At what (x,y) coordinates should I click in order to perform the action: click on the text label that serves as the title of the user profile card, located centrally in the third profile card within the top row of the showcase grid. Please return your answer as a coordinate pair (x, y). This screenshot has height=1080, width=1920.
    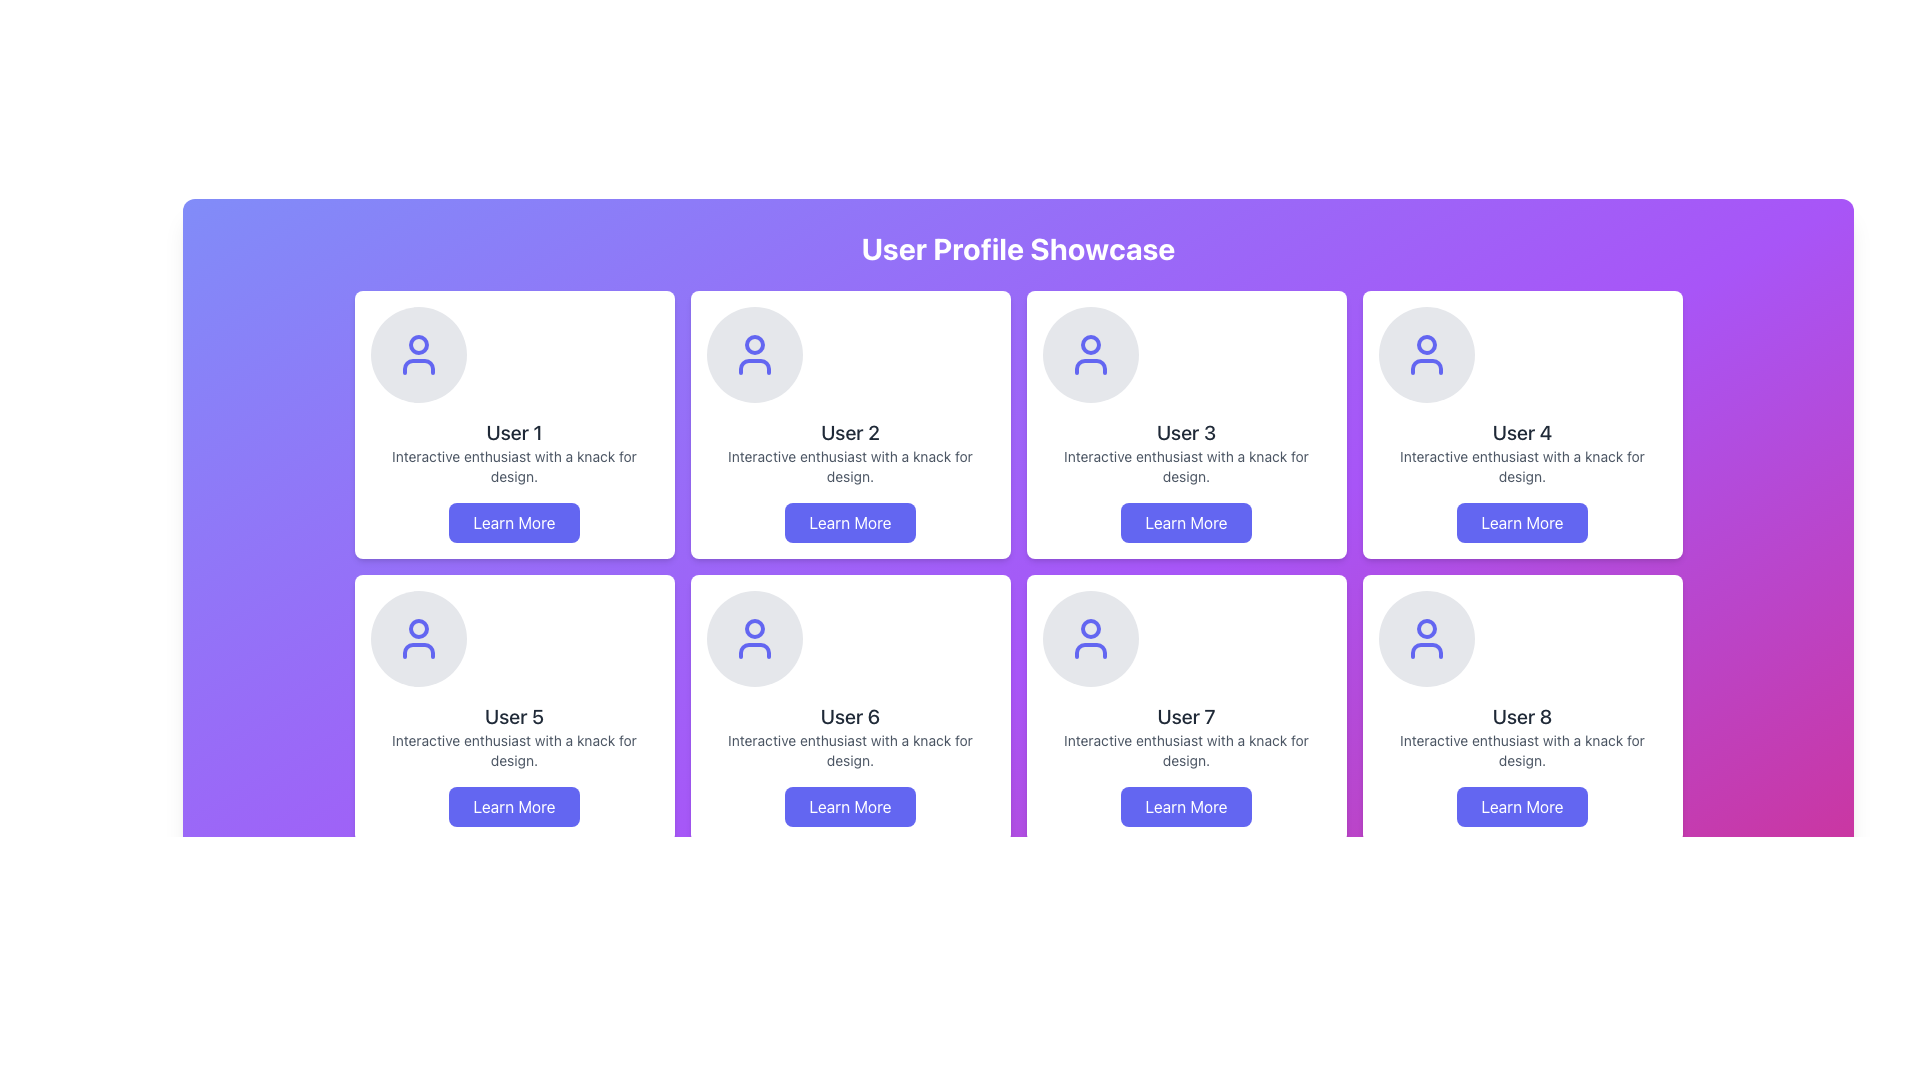
    Looking at the image, I should click on (1186, 431).